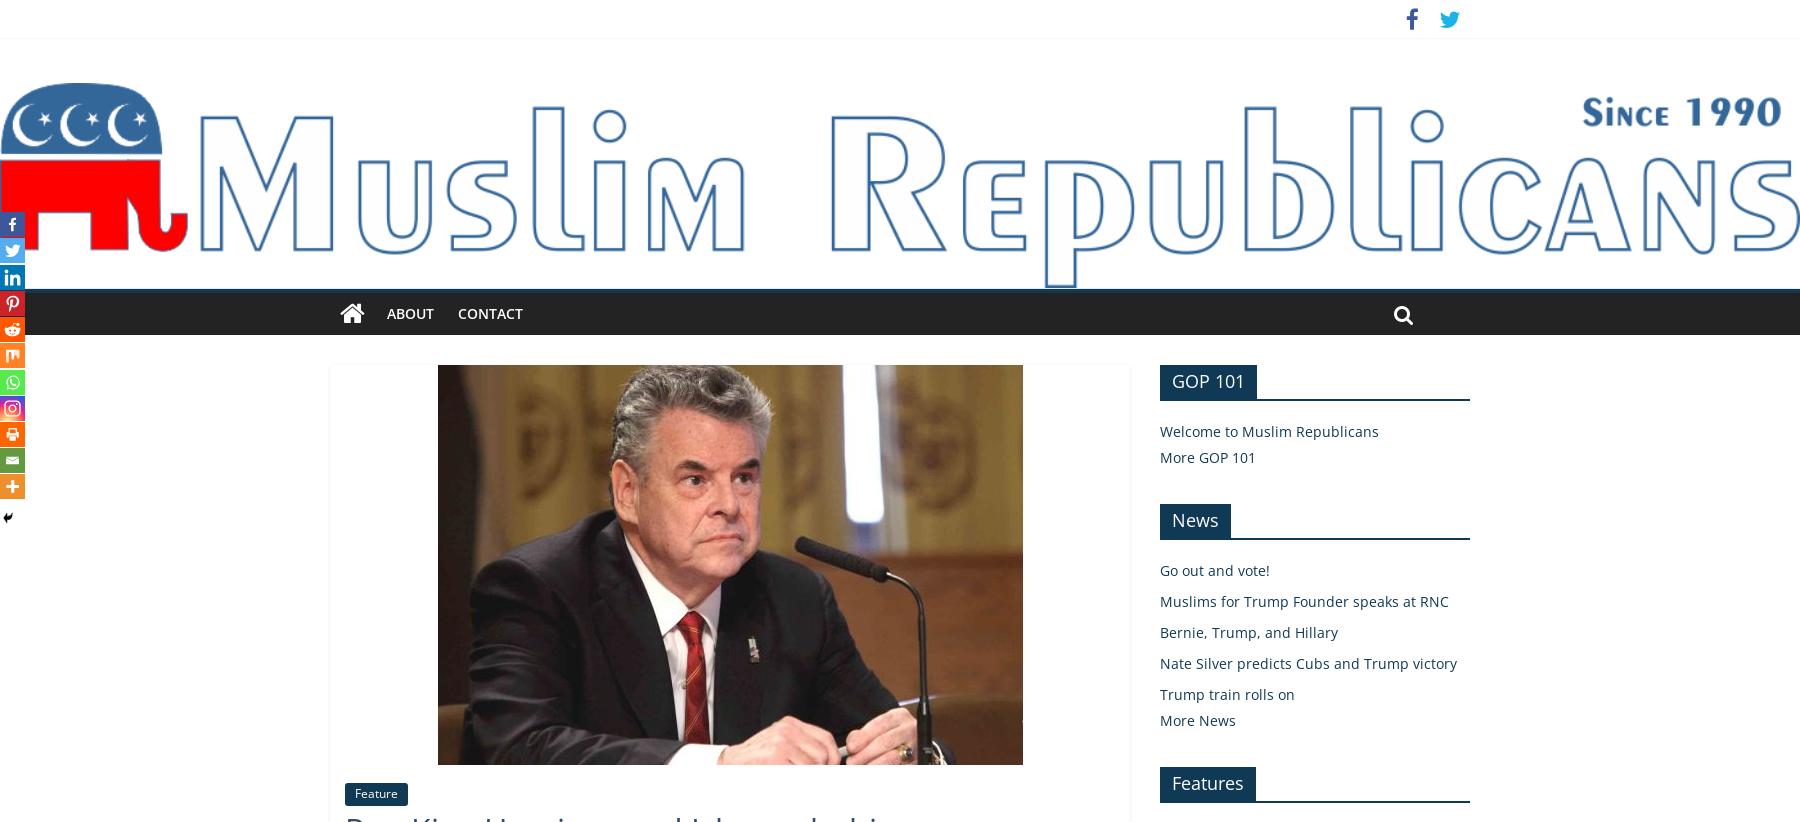  What do you see at coordinates (1207, 380) in the screenshot?
I see `'GOP 101'` at bounding box center [1207, 380].